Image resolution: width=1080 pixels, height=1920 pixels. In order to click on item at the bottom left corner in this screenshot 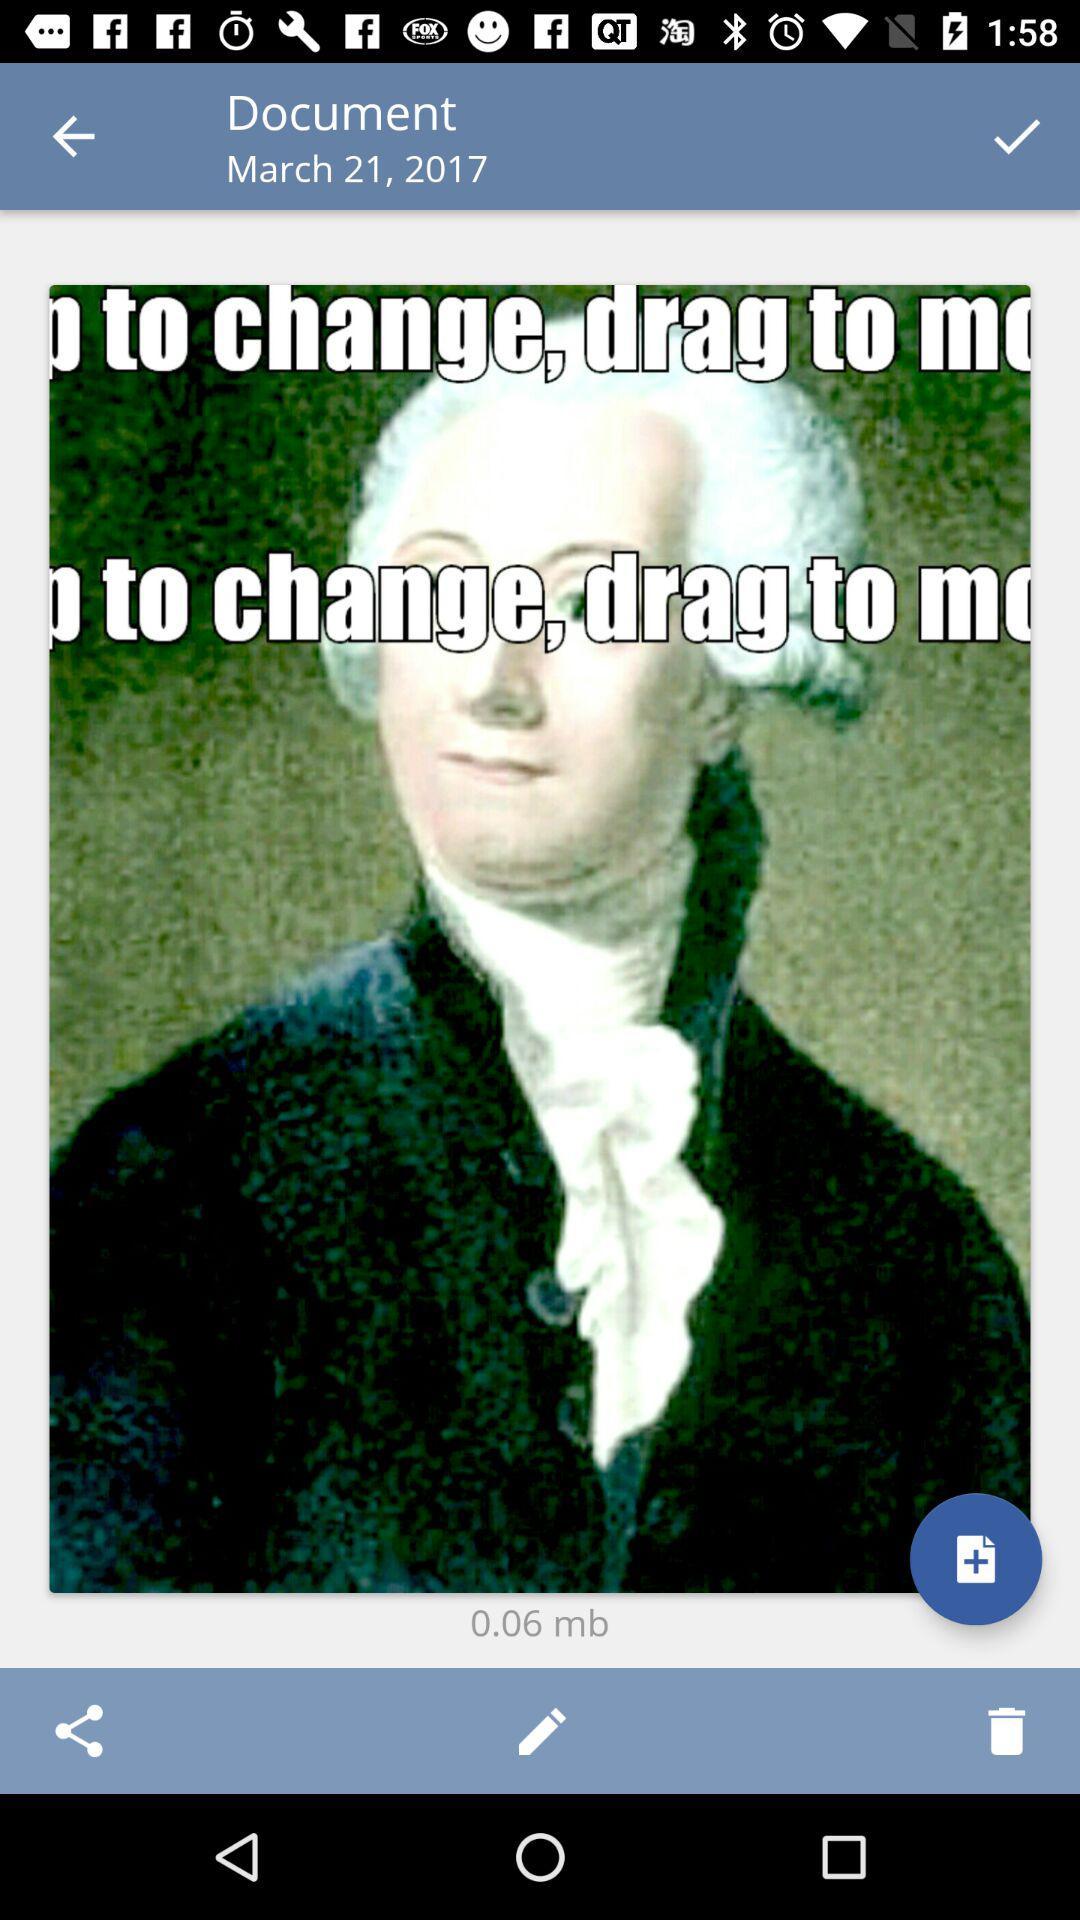, I will do `click(77, 1730)`.